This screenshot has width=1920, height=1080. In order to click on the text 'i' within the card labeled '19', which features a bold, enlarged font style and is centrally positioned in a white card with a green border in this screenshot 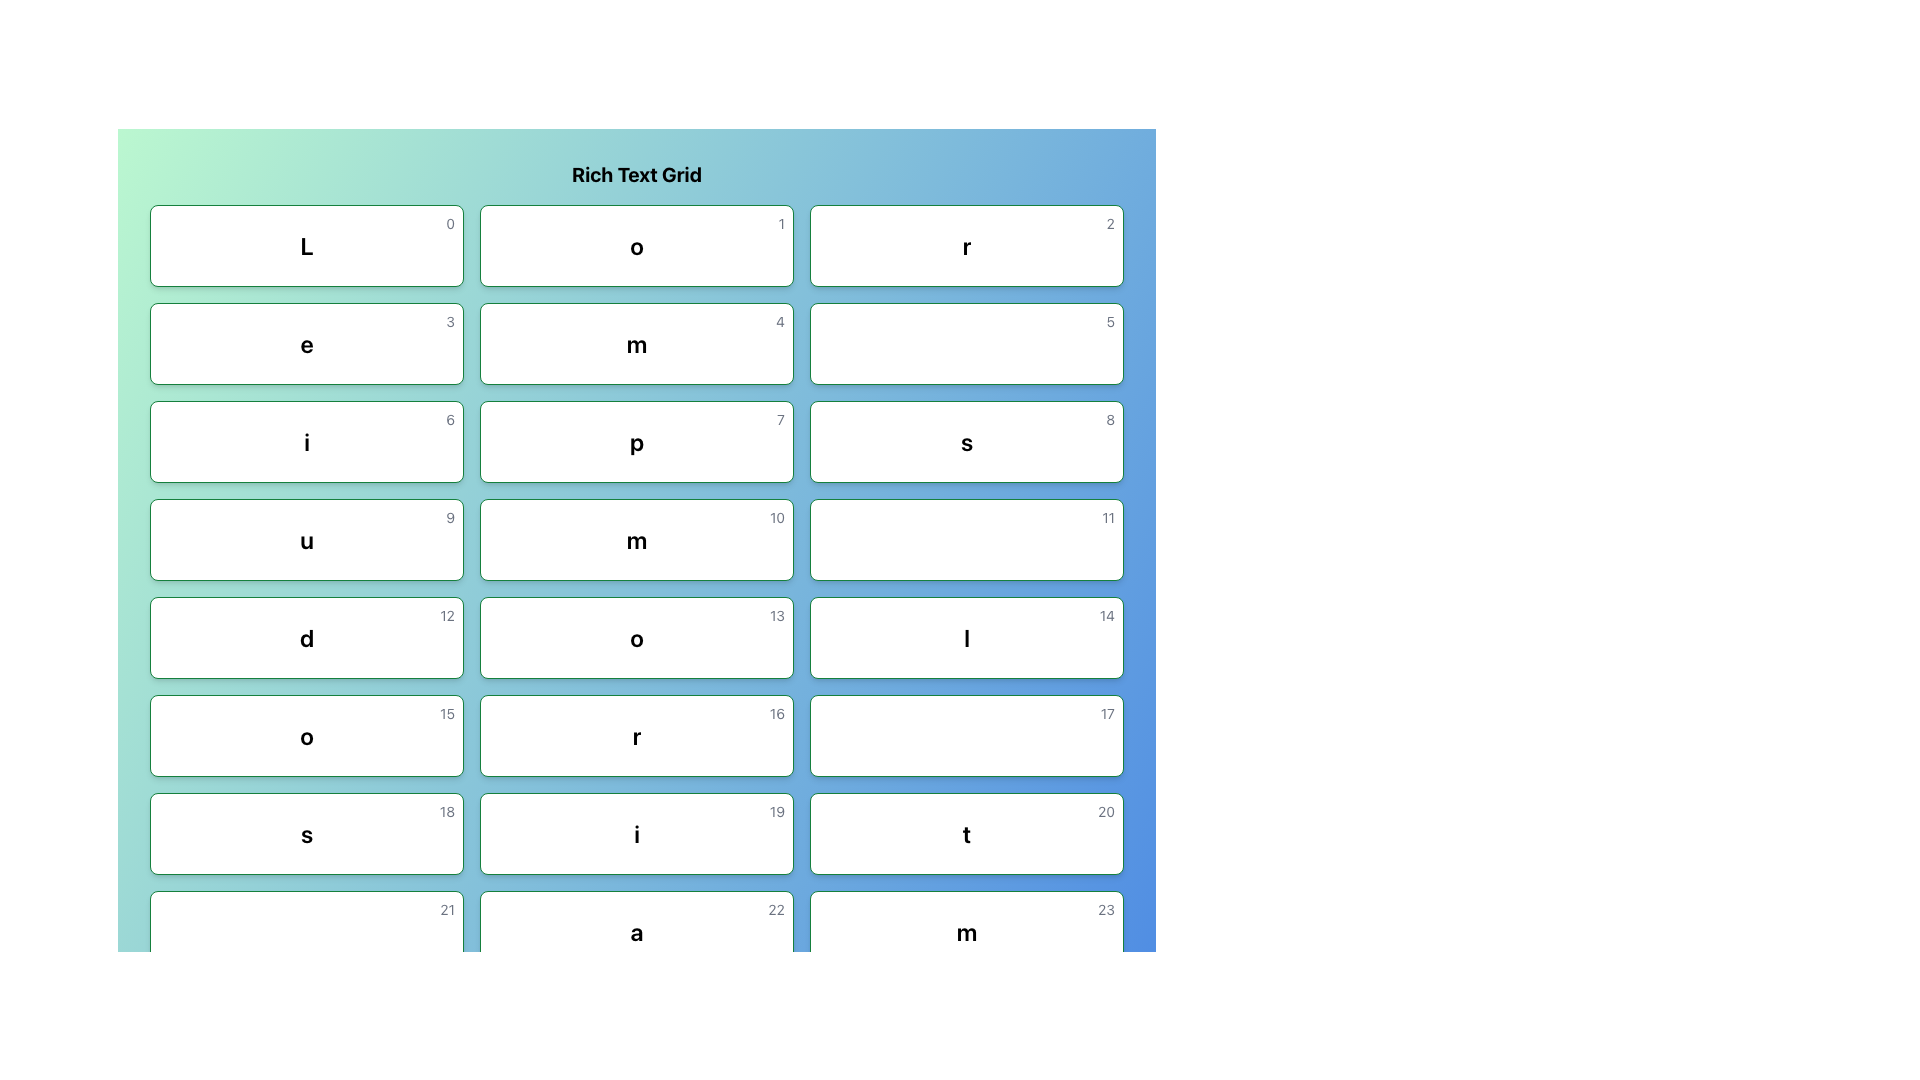, I will do `click(636, 833)`.